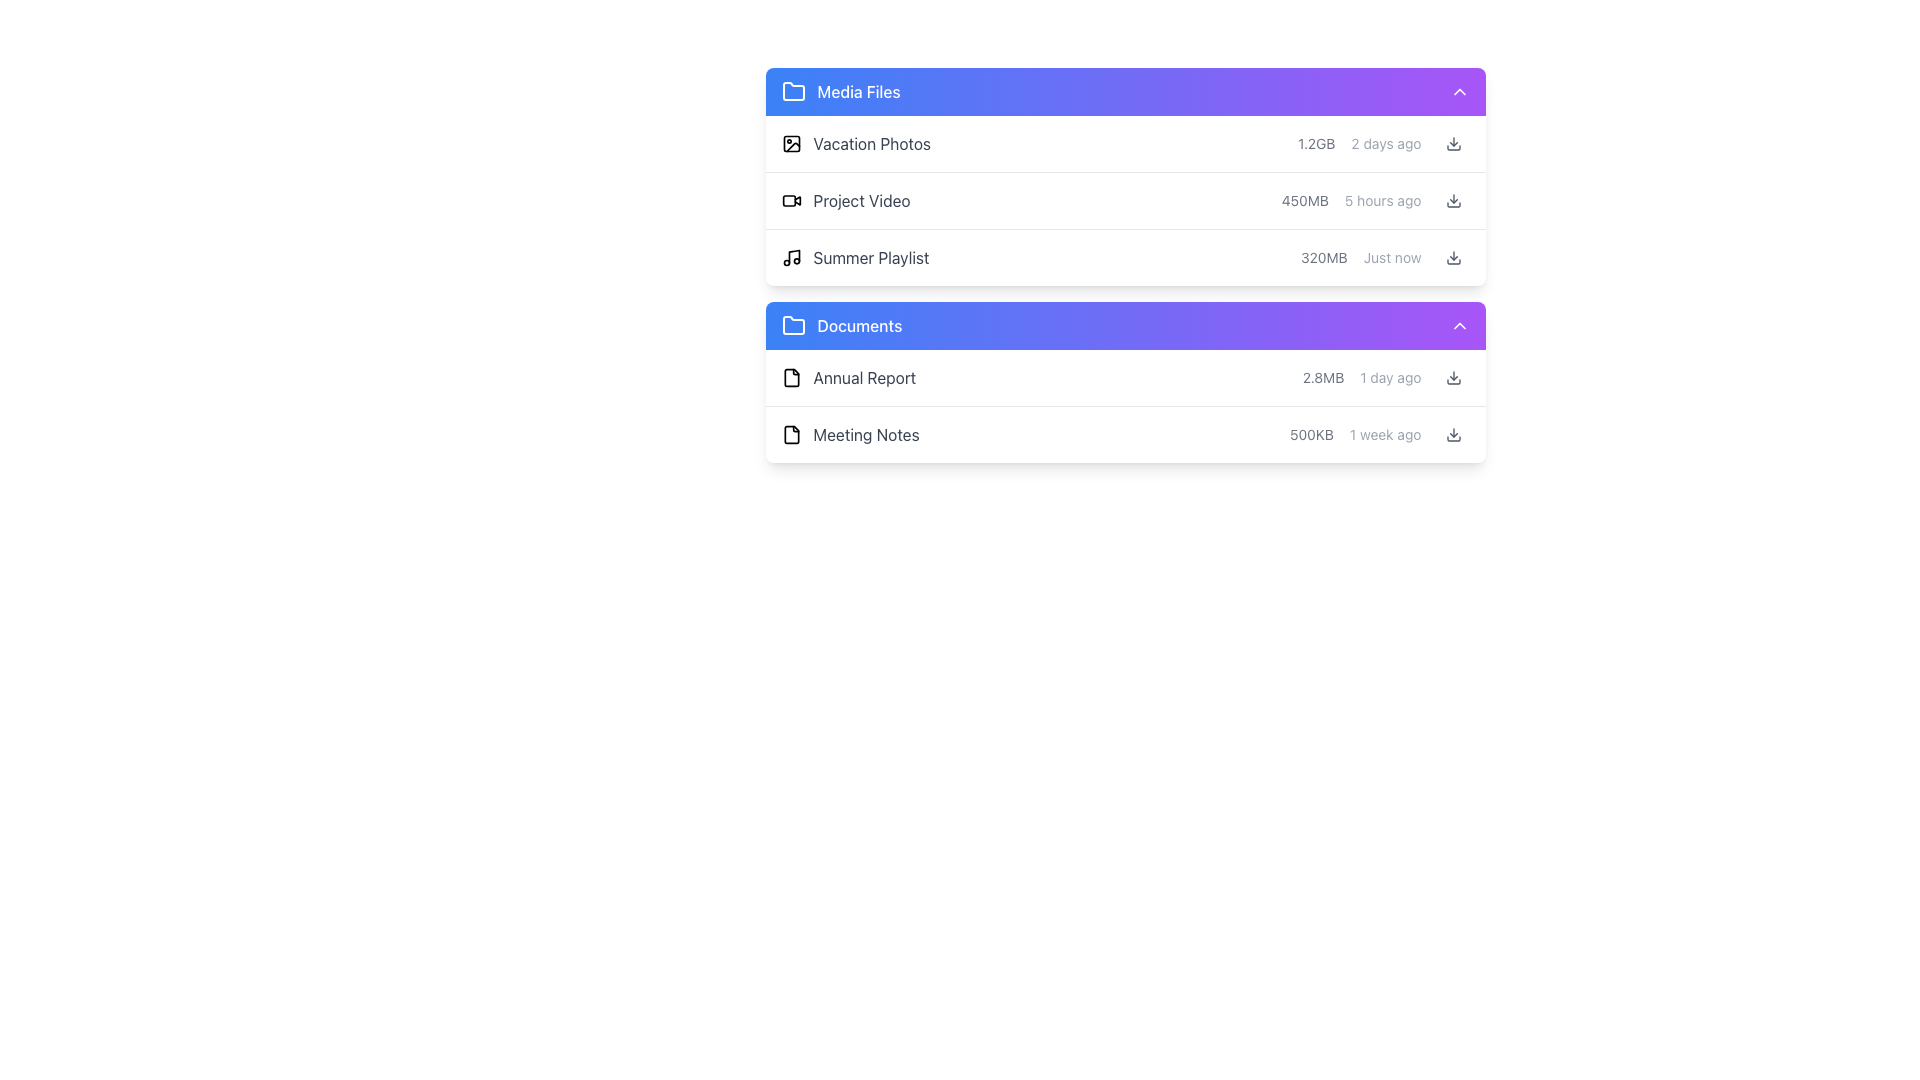 The image size is (1920, 1080). Describe the element at coordinates (1453, 142) in the screenshot. I see `the download icon button, which resembles a download arrow, located in the Documents section next to the Annual Report item` at that location.